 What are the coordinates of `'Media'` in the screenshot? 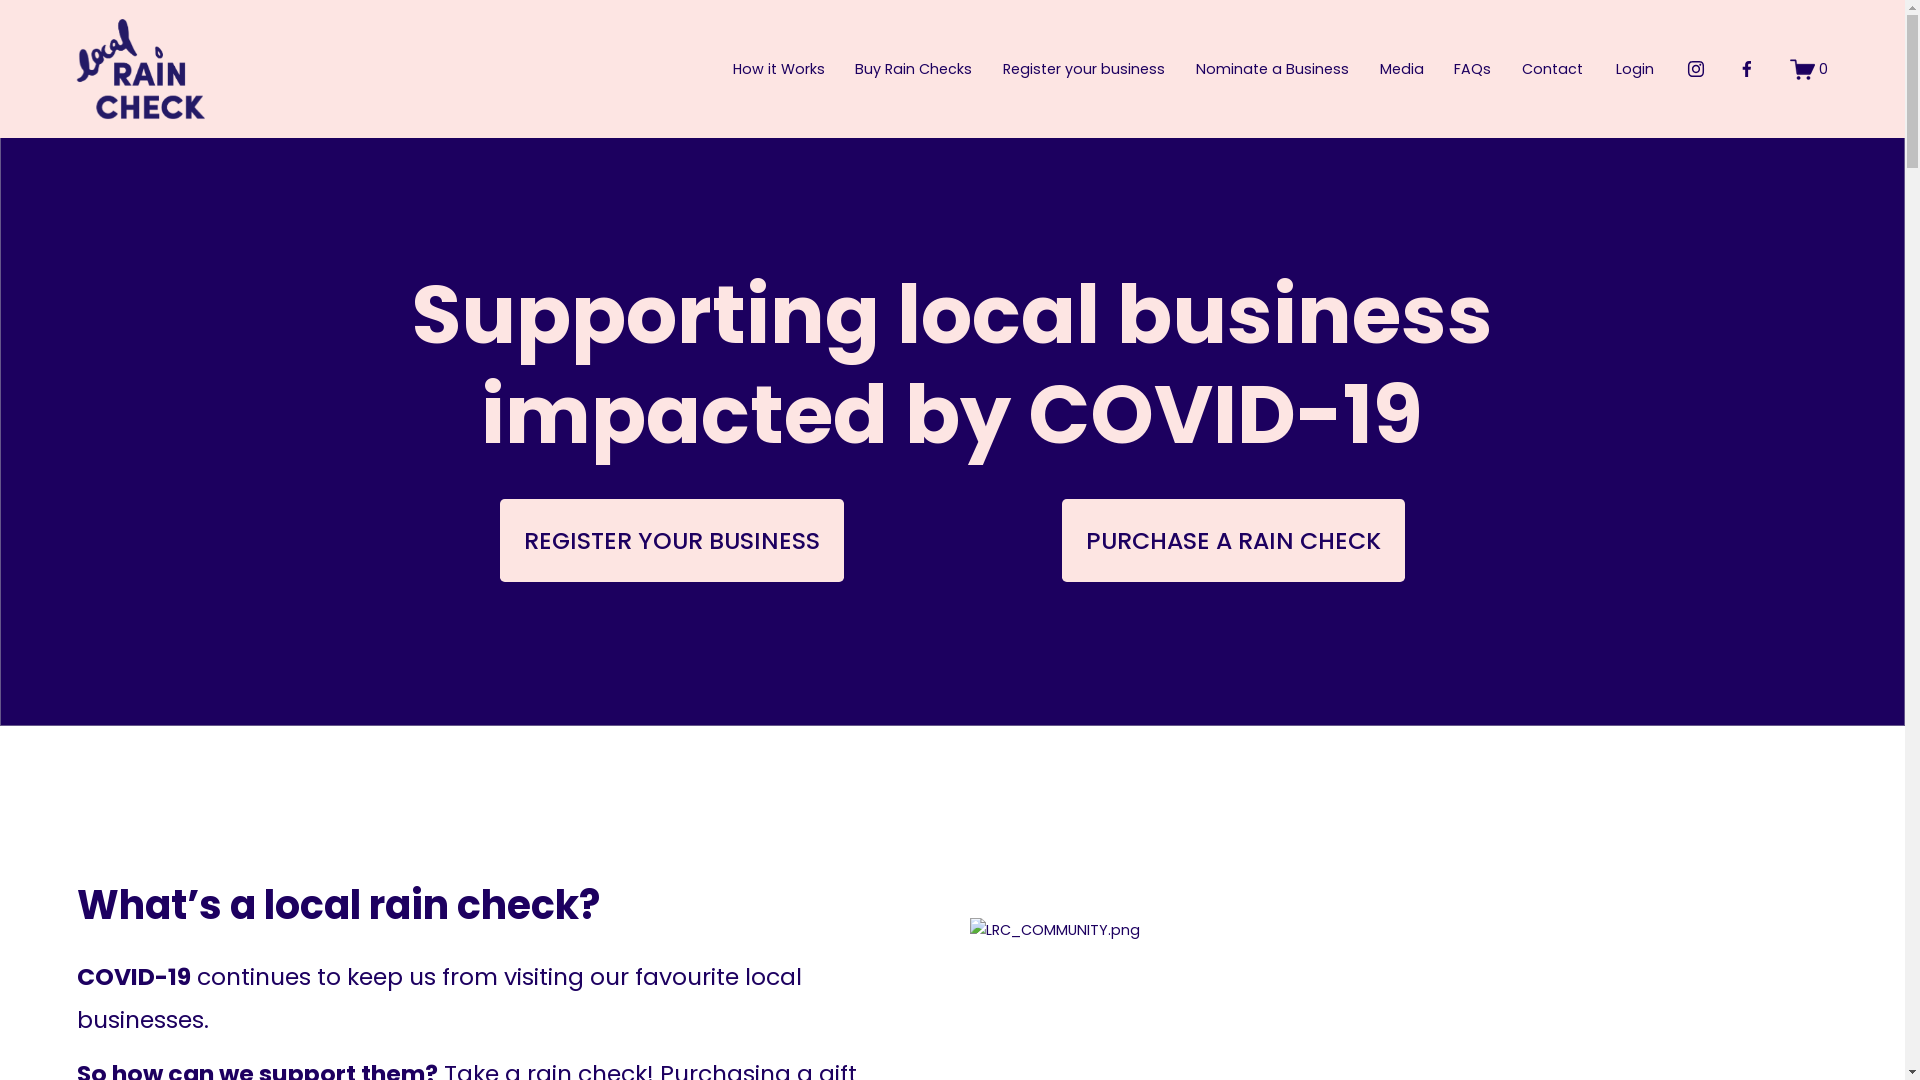 It's located at (1379, 68).